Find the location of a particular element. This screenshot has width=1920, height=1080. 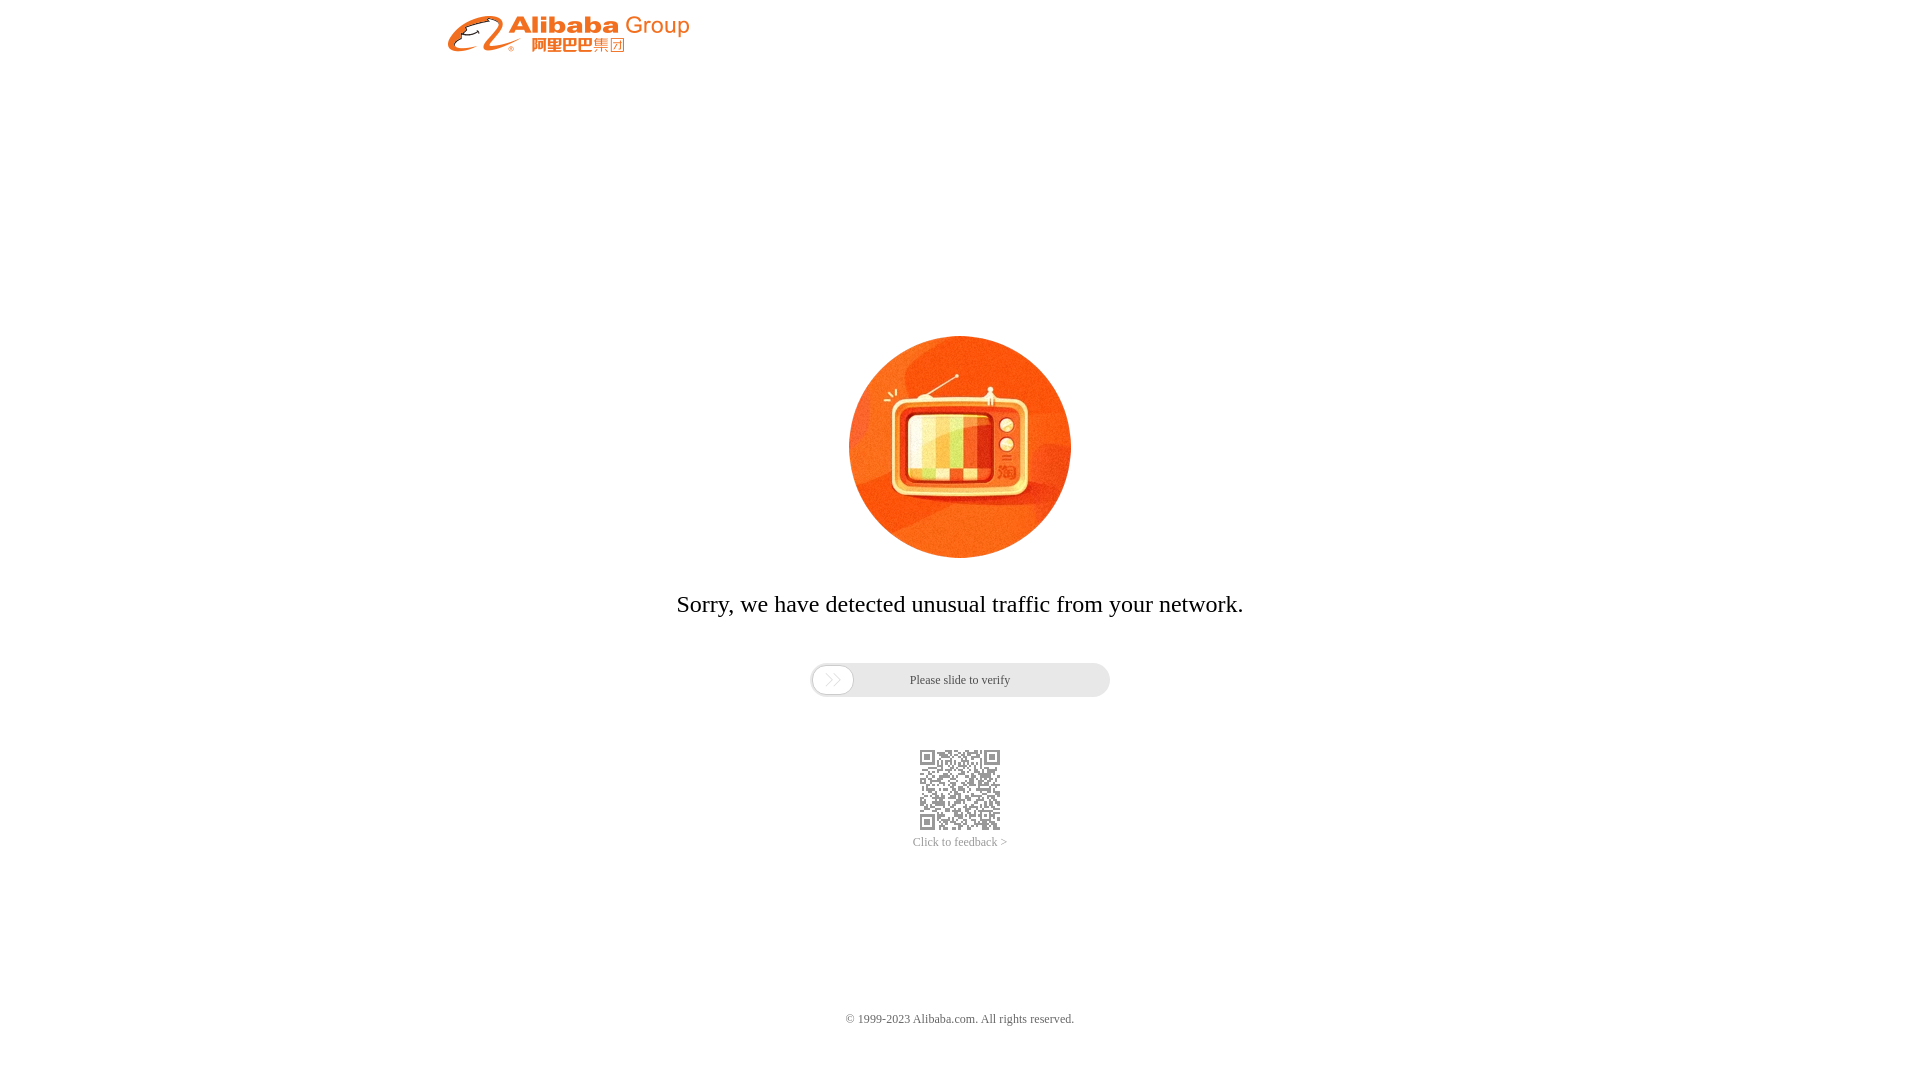

'Click to feedback >' is located at coordinates (960, 842).